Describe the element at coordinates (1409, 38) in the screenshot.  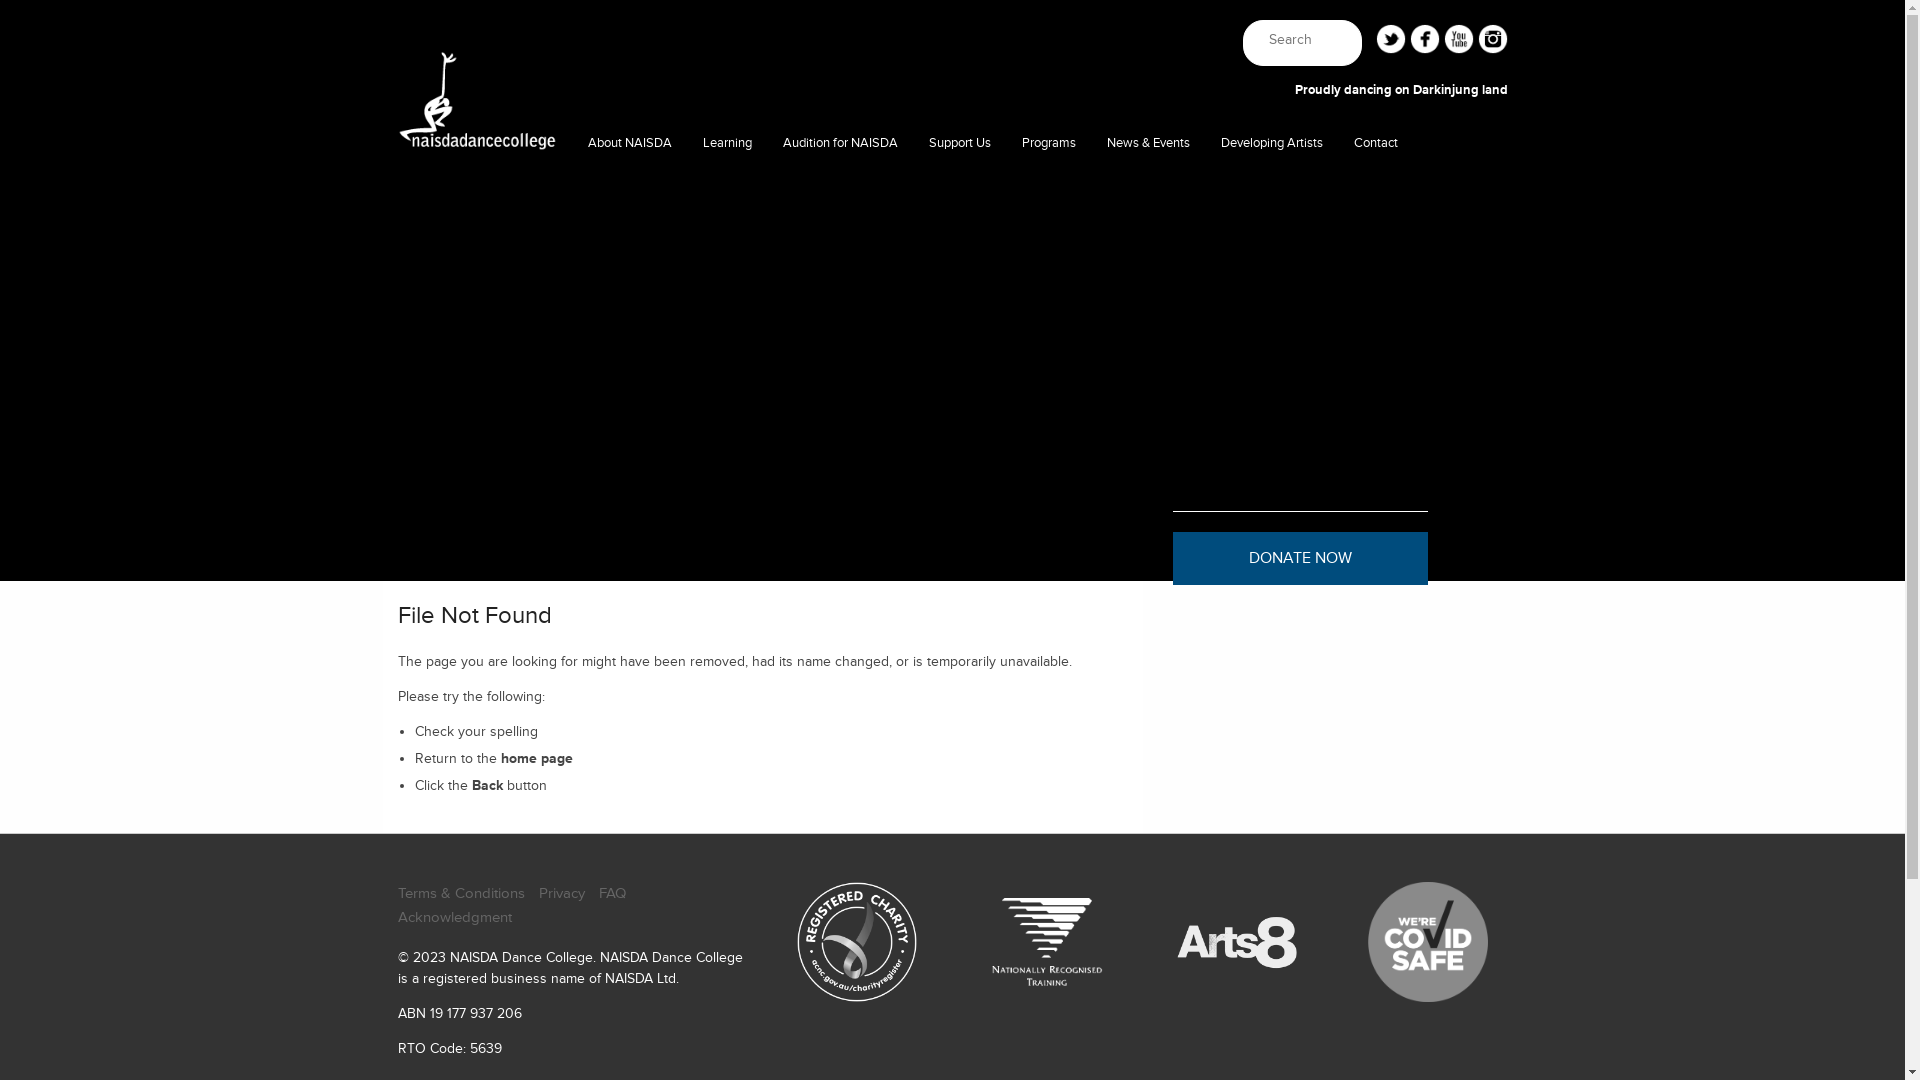
I see `'Facebook'` at that location.